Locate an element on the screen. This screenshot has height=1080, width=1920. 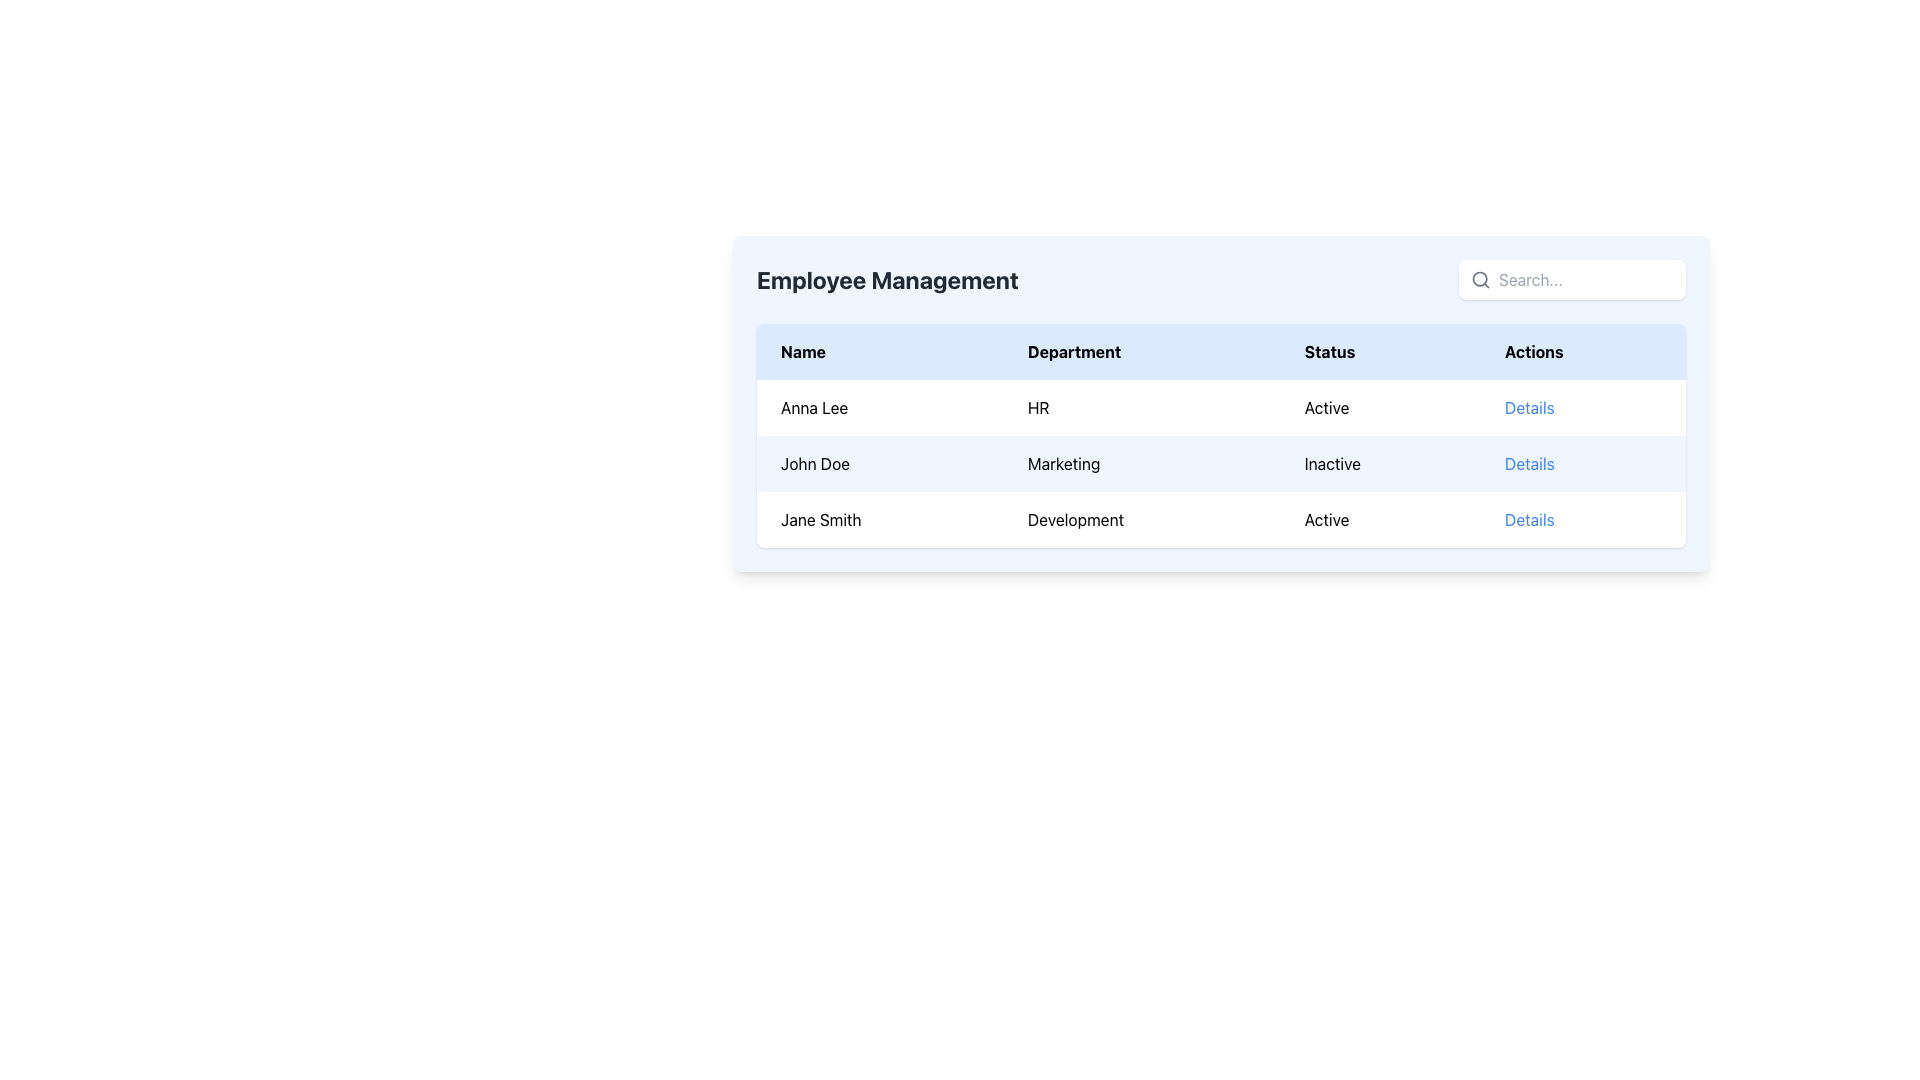
the 'Details' link styled as blue, underlined text located is located at coordinates (1528, 407).